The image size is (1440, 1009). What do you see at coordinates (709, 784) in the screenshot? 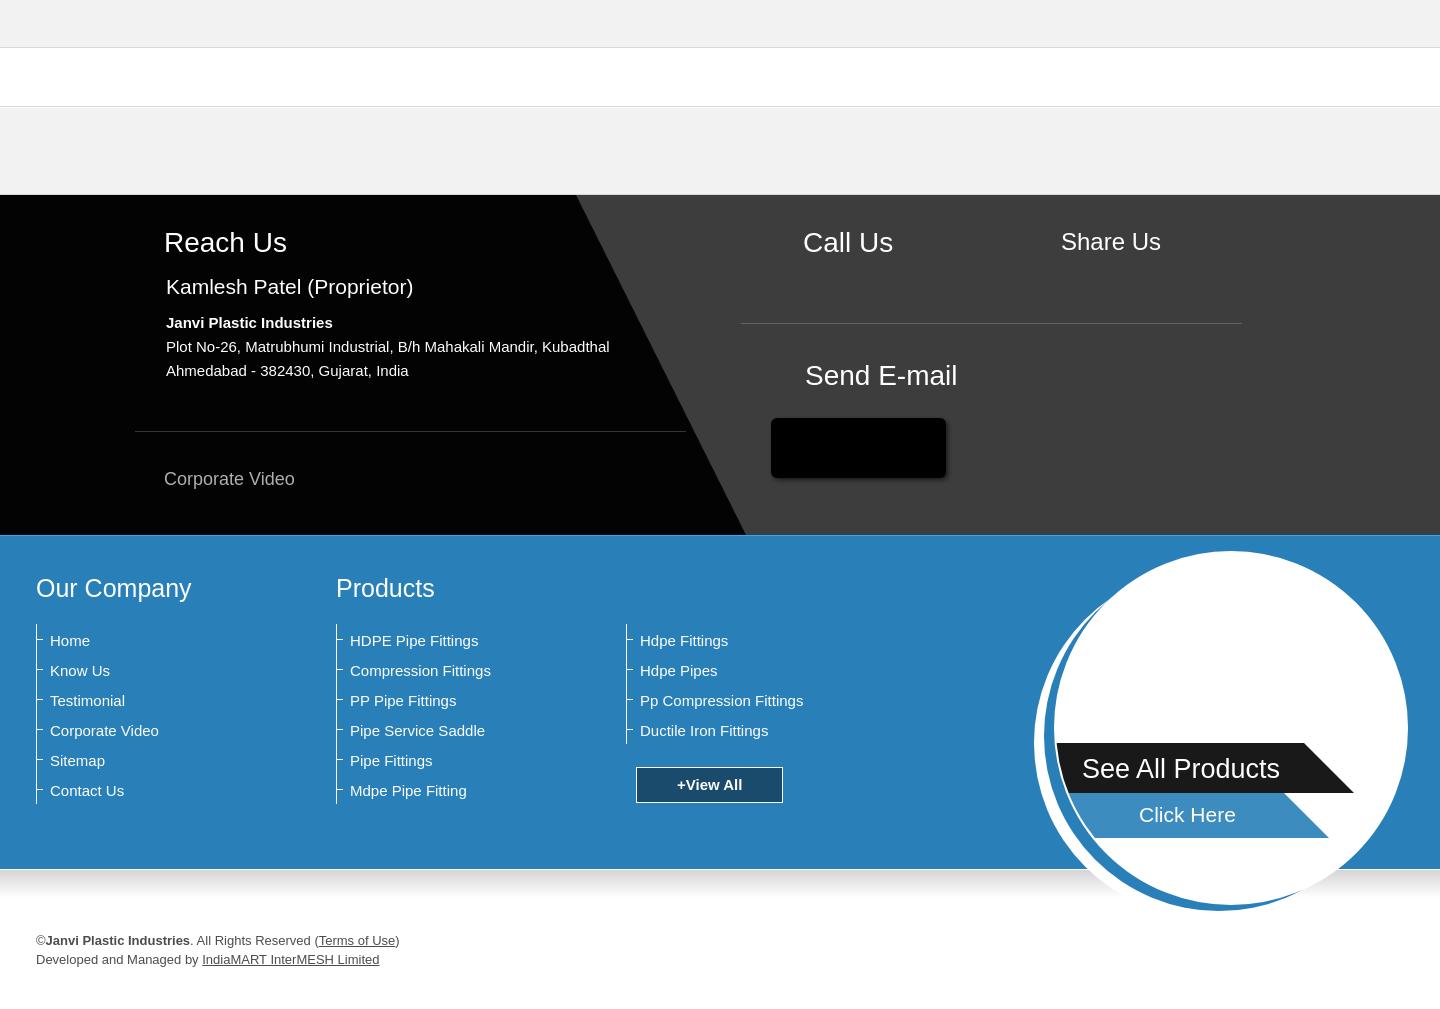
I see `'+View All'` at bounding box center [709, 784].